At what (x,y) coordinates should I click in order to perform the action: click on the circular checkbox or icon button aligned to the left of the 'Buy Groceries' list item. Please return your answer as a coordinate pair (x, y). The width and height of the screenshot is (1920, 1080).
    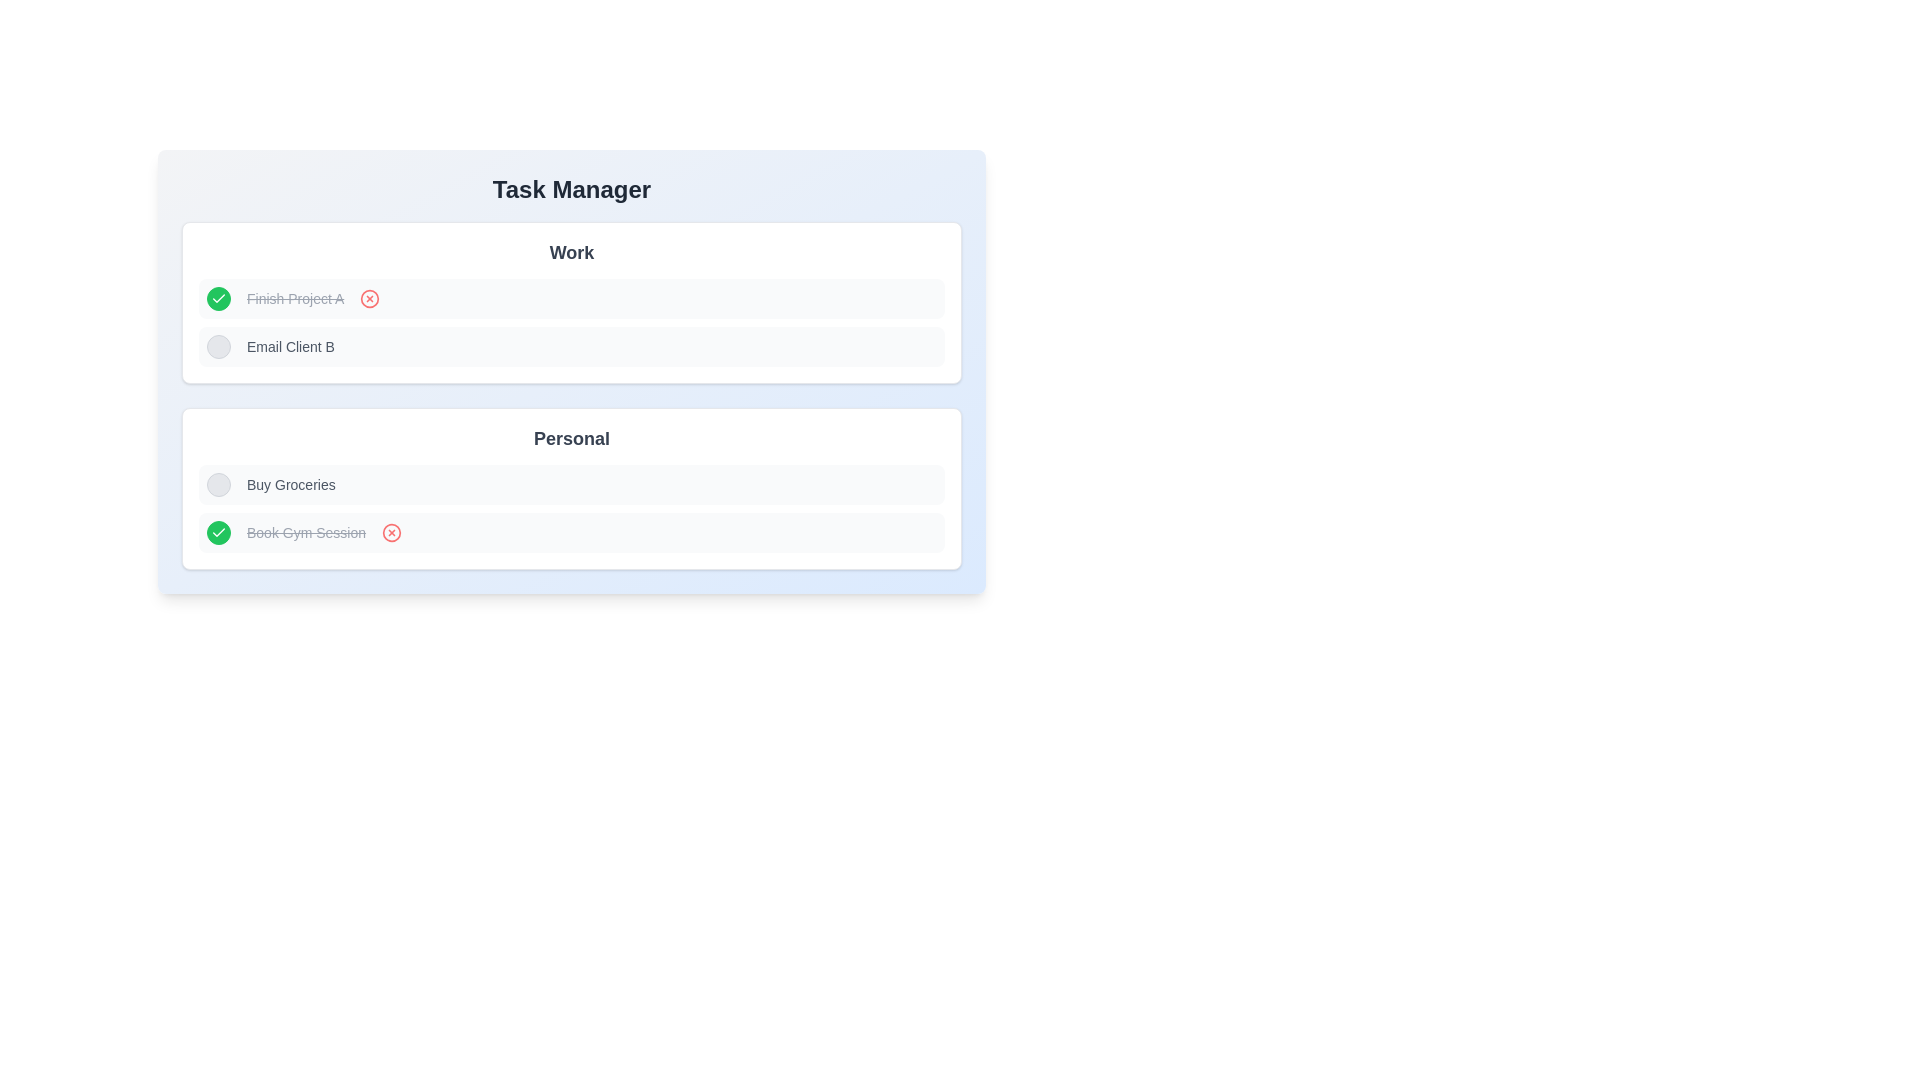
    Looking at the image, I should click on (219, 485).